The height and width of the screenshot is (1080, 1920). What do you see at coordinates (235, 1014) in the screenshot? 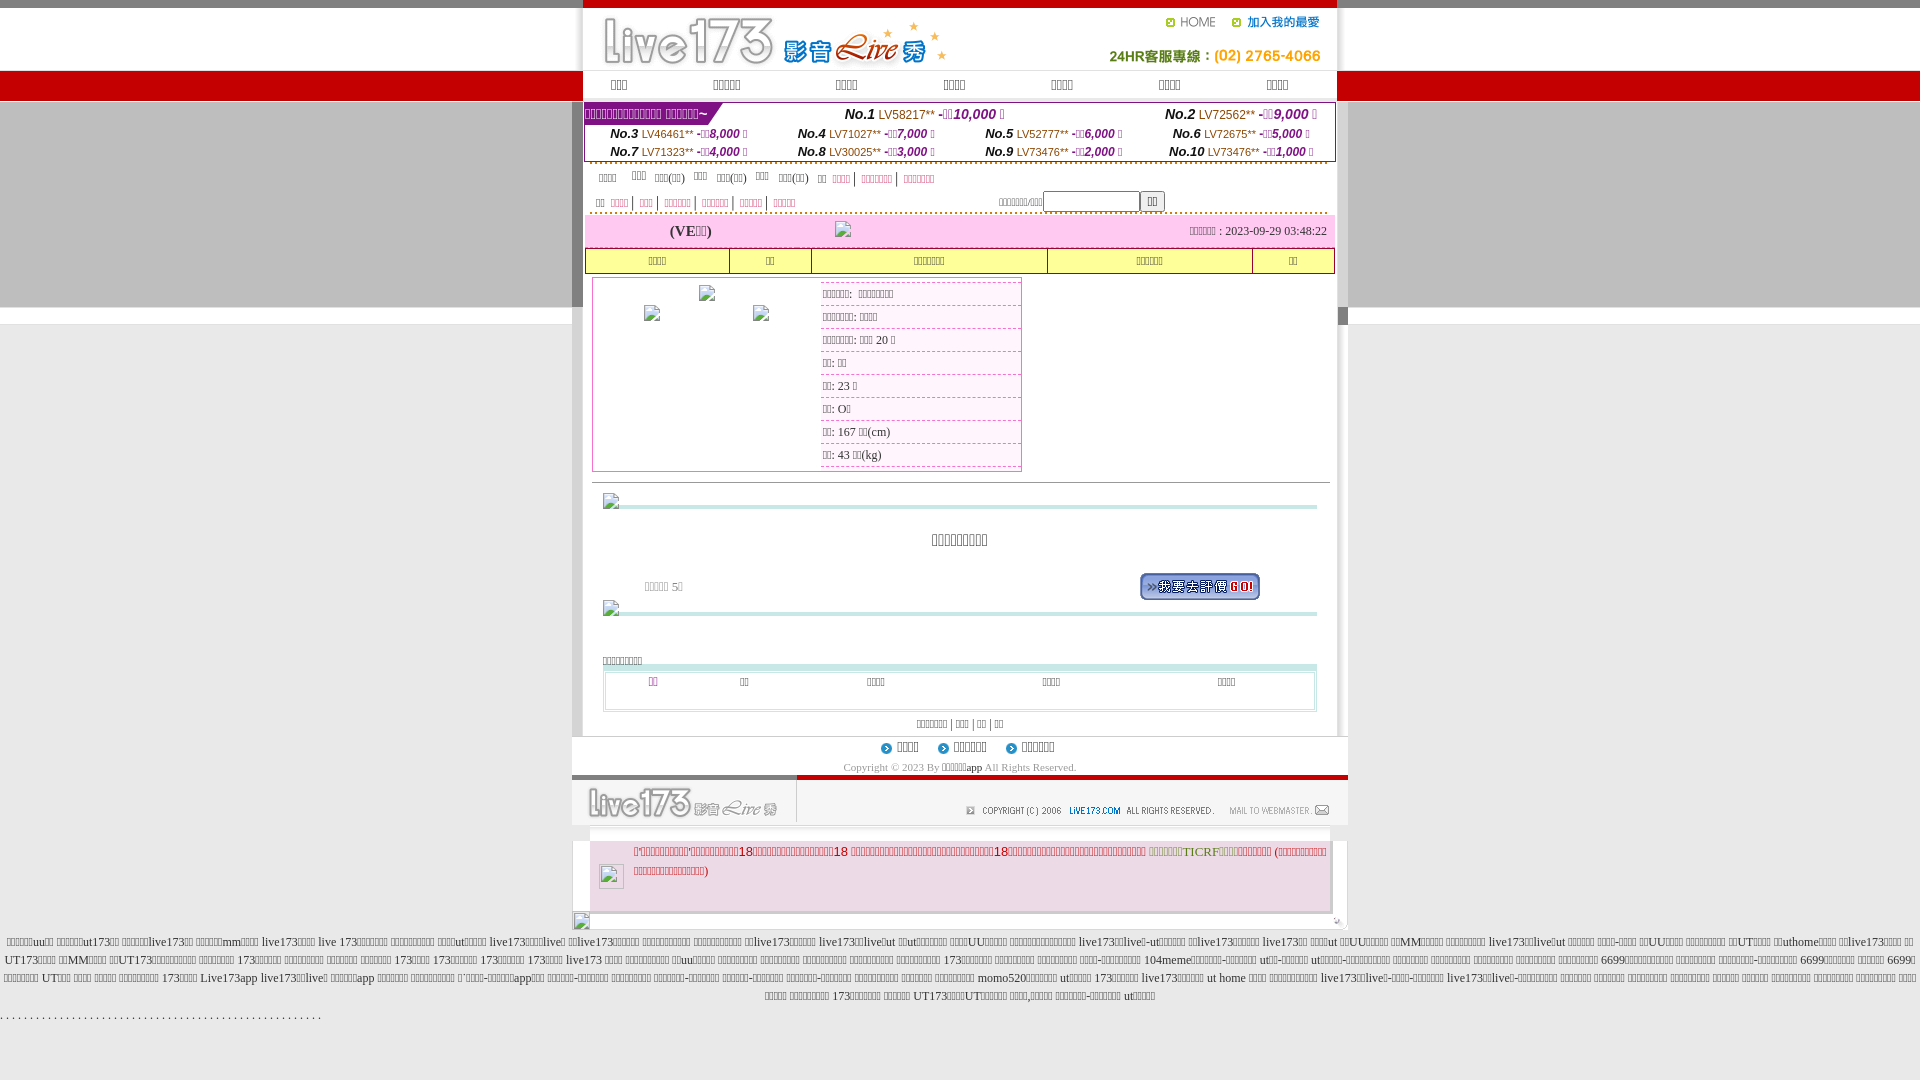
I see `'.'` at bounding box center [235, 1014].